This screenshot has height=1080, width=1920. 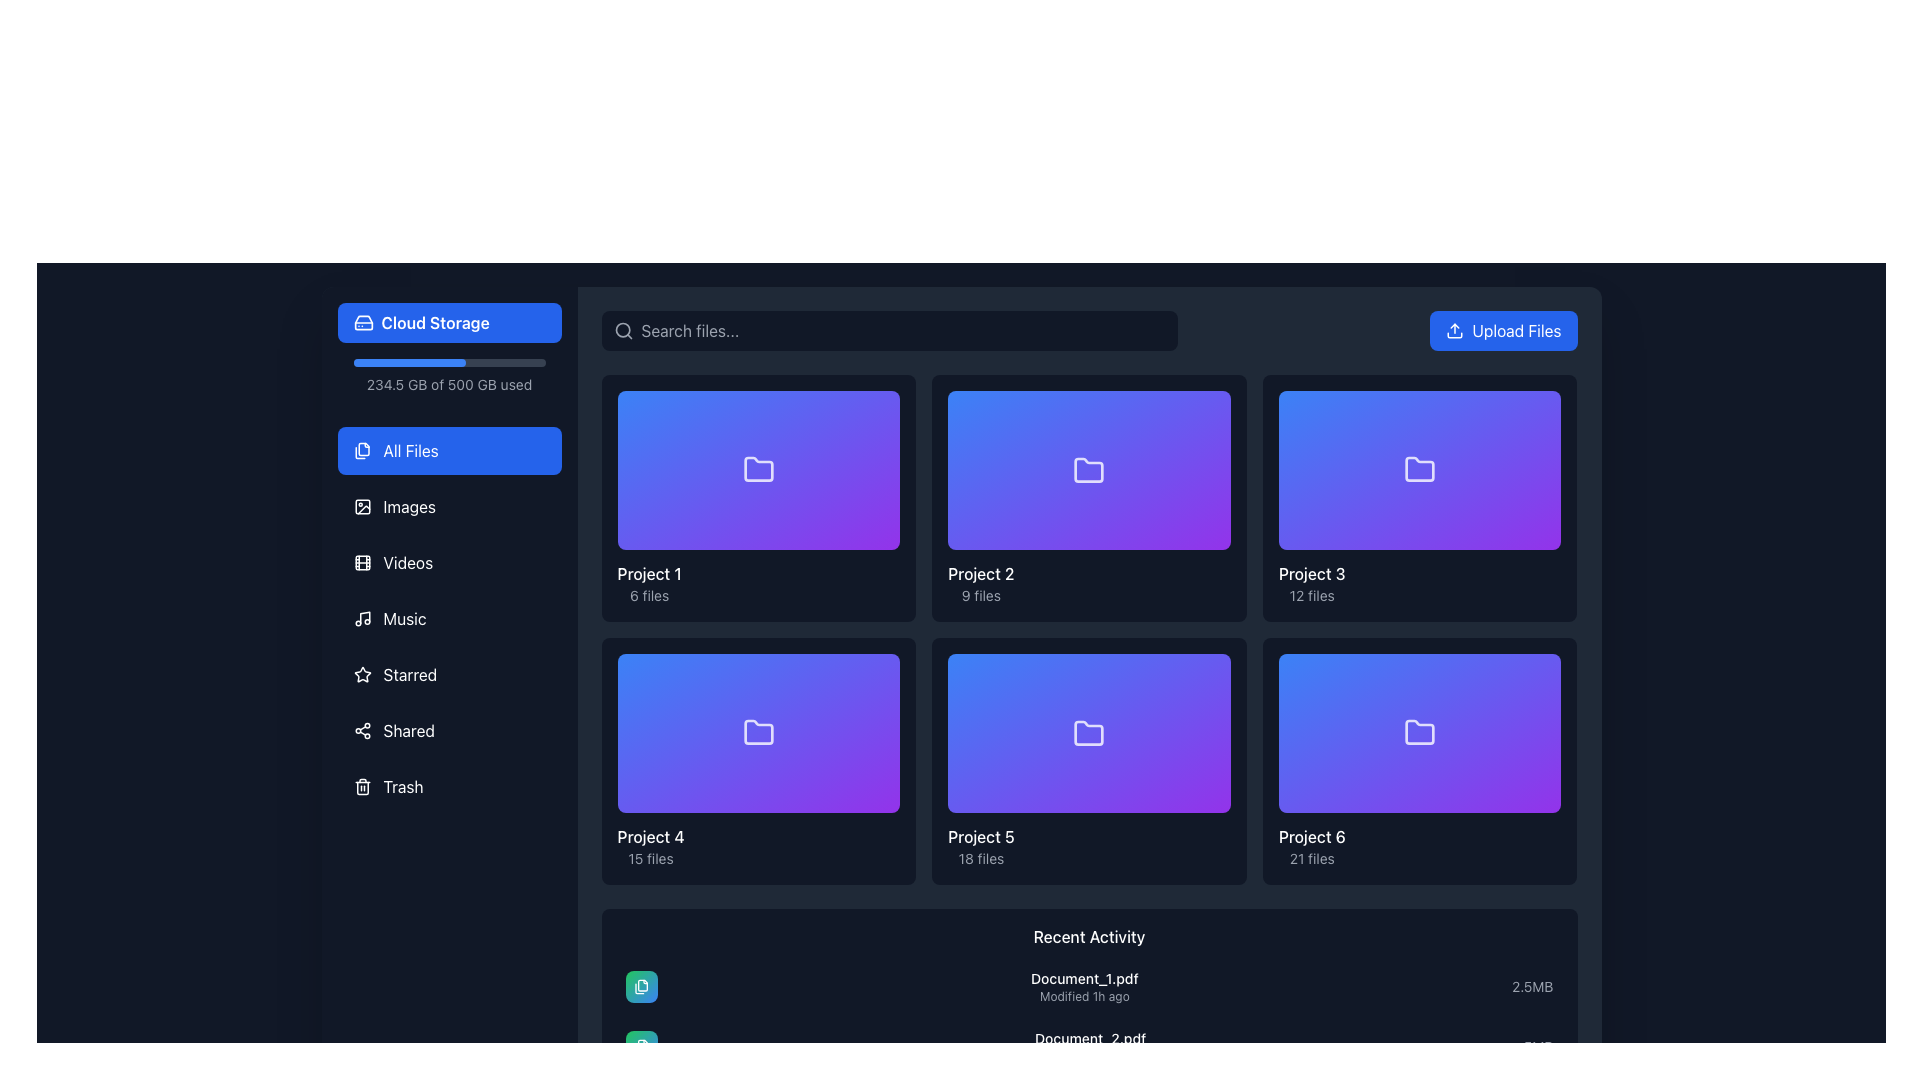 I want to click on the thin vertical line of the musical note in the 'Music' section's icon located in the left-hand navigation panel, which is the fifth element from the top, so click(x=364, y=616).